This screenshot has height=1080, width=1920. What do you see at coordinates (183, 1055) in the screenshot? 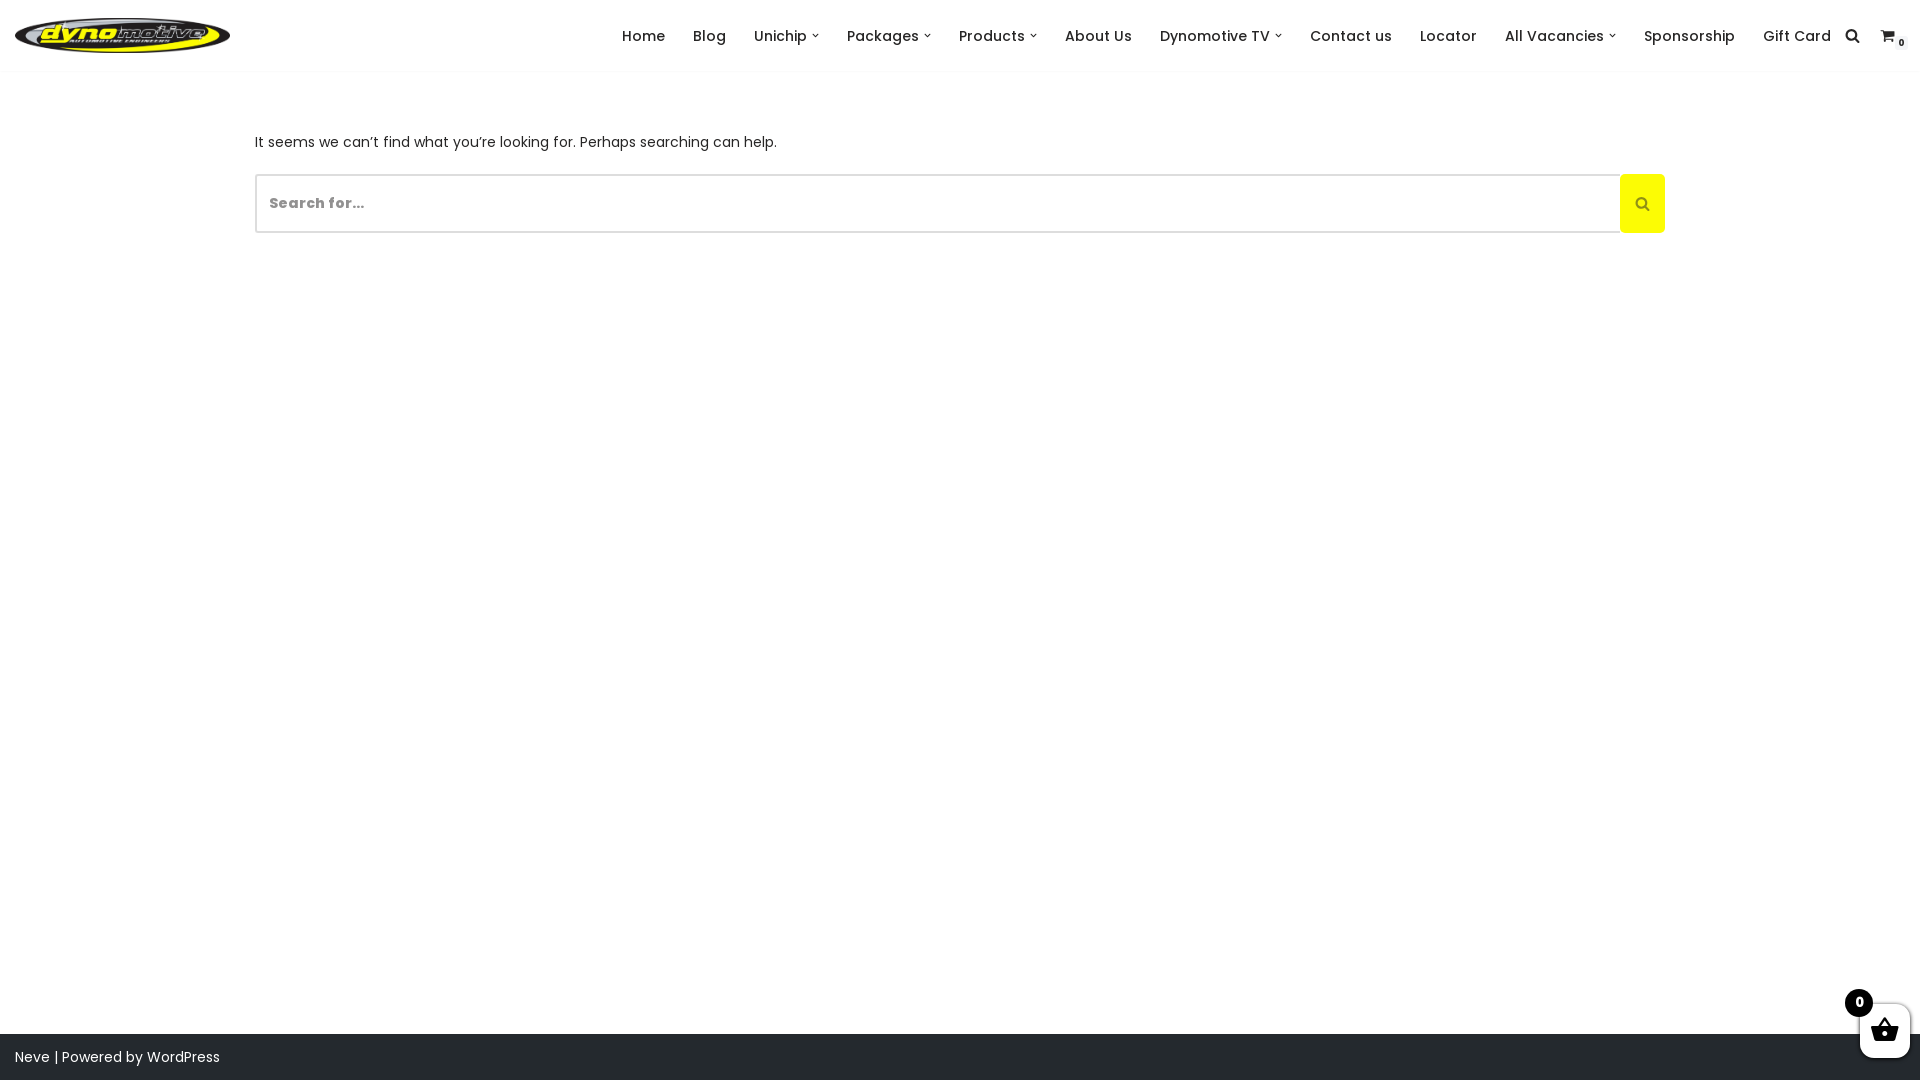
I see `'WordPress'` at bounding box center [183, 1055].